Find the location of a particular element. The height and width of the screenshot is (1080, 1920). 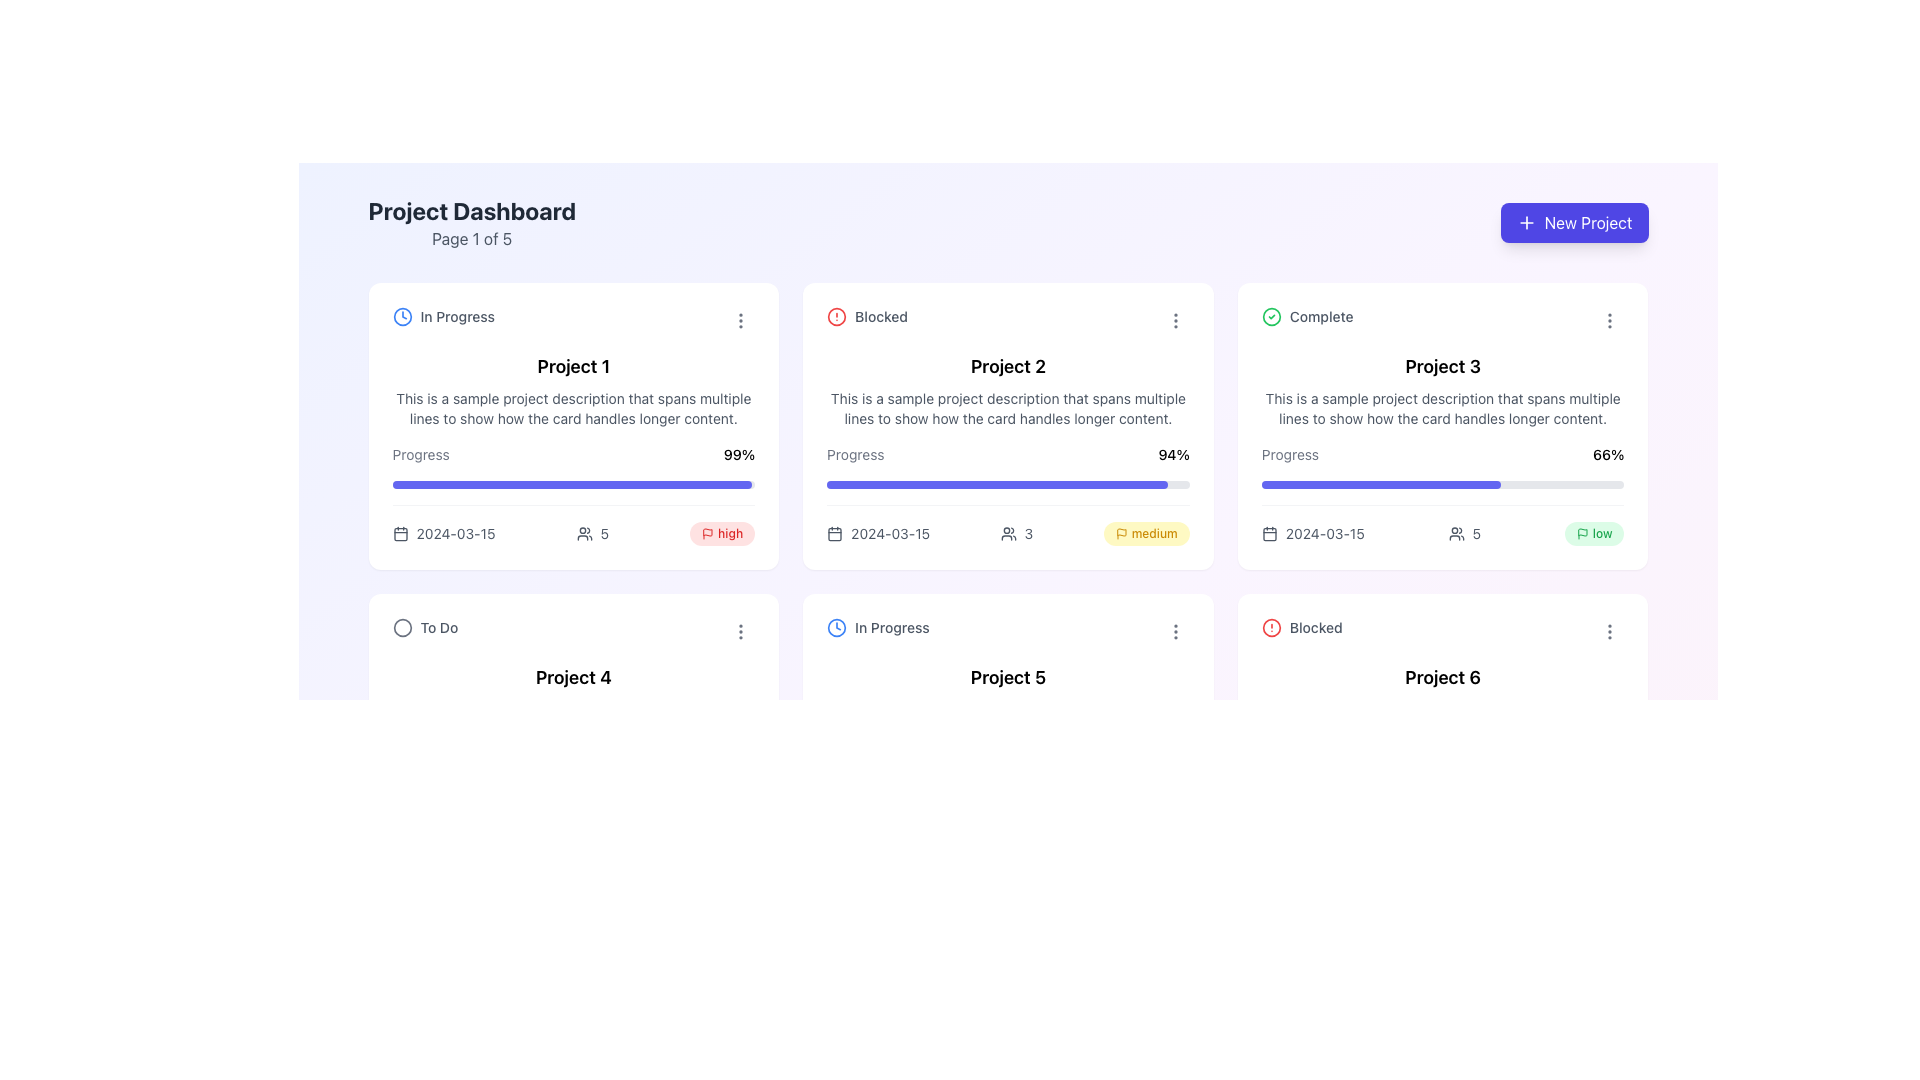

text content of the 'Blocked' text label located in the status section of the 'Project 2' card on the dashboard is located at coordinates (880, 315).